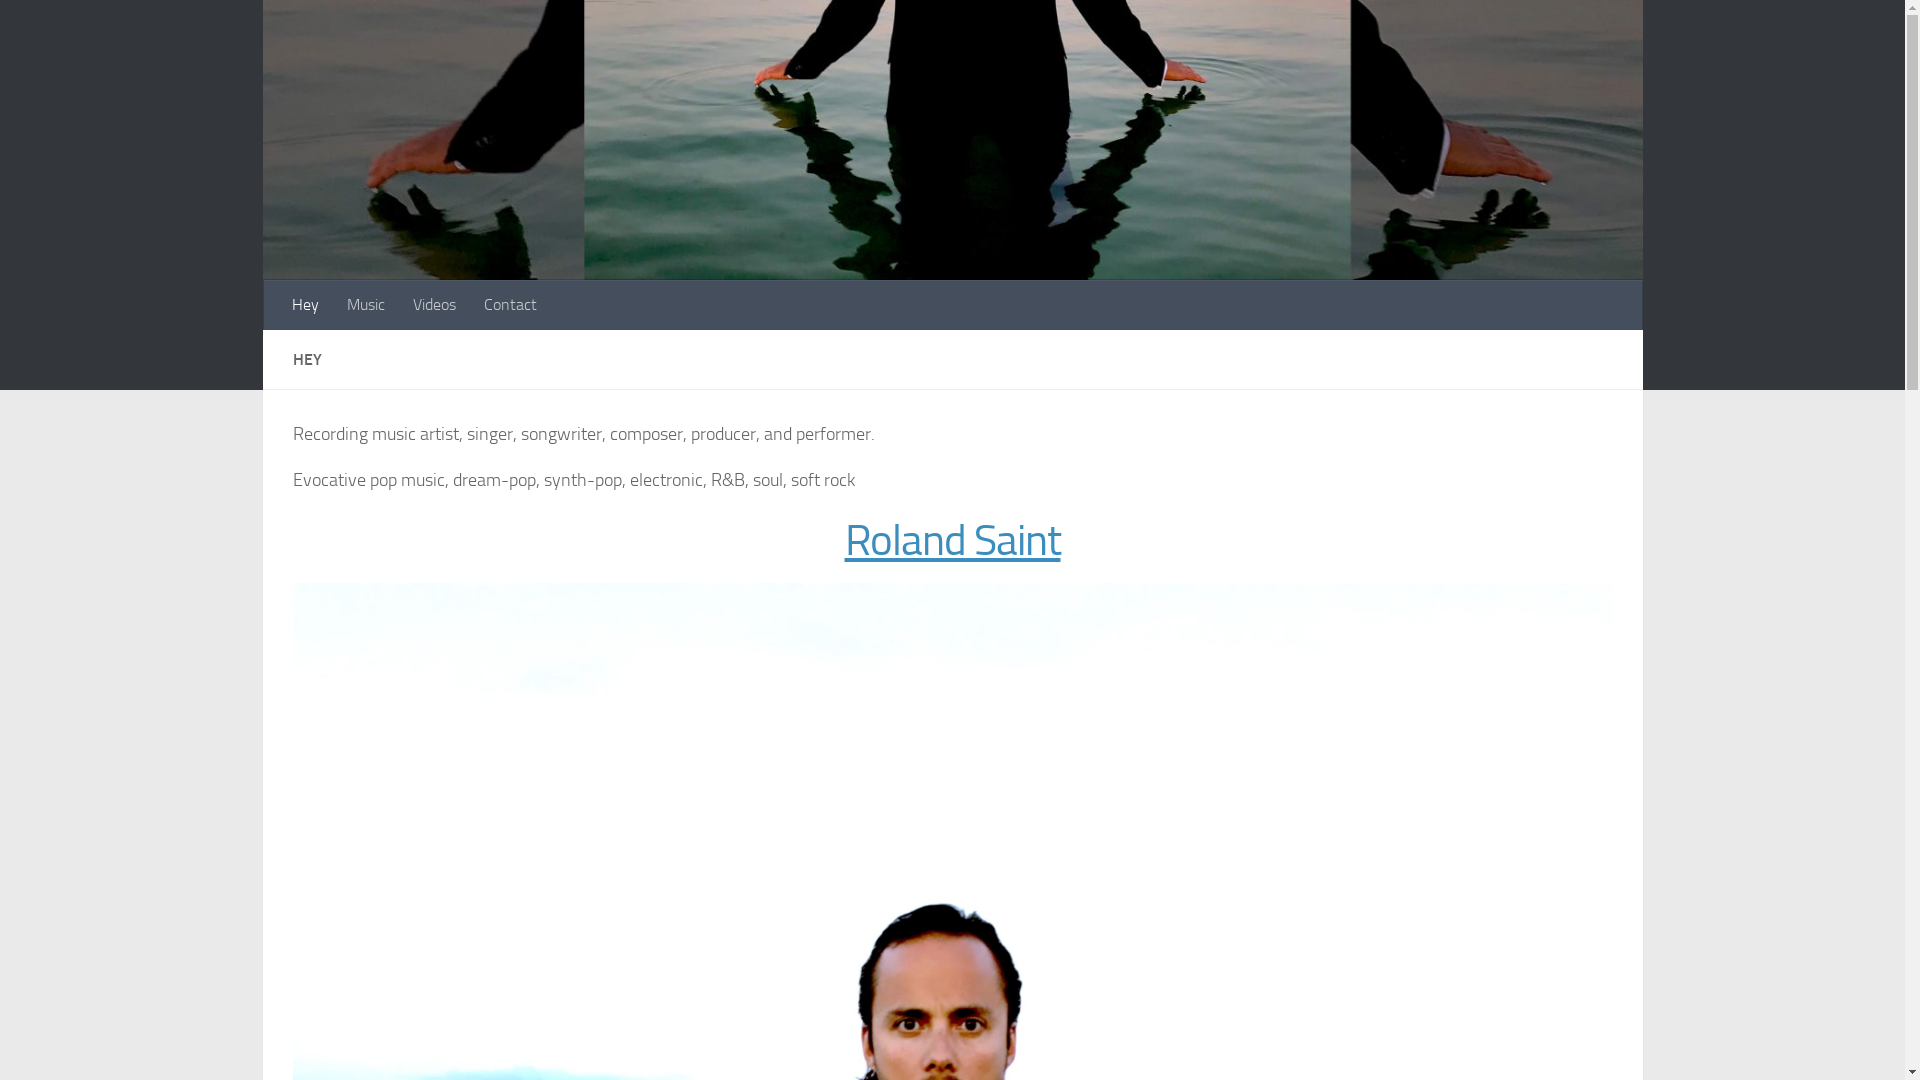  Describe the element at coordinates (4, 27) in the screenshot. I see `'Skip to content'` at that location.